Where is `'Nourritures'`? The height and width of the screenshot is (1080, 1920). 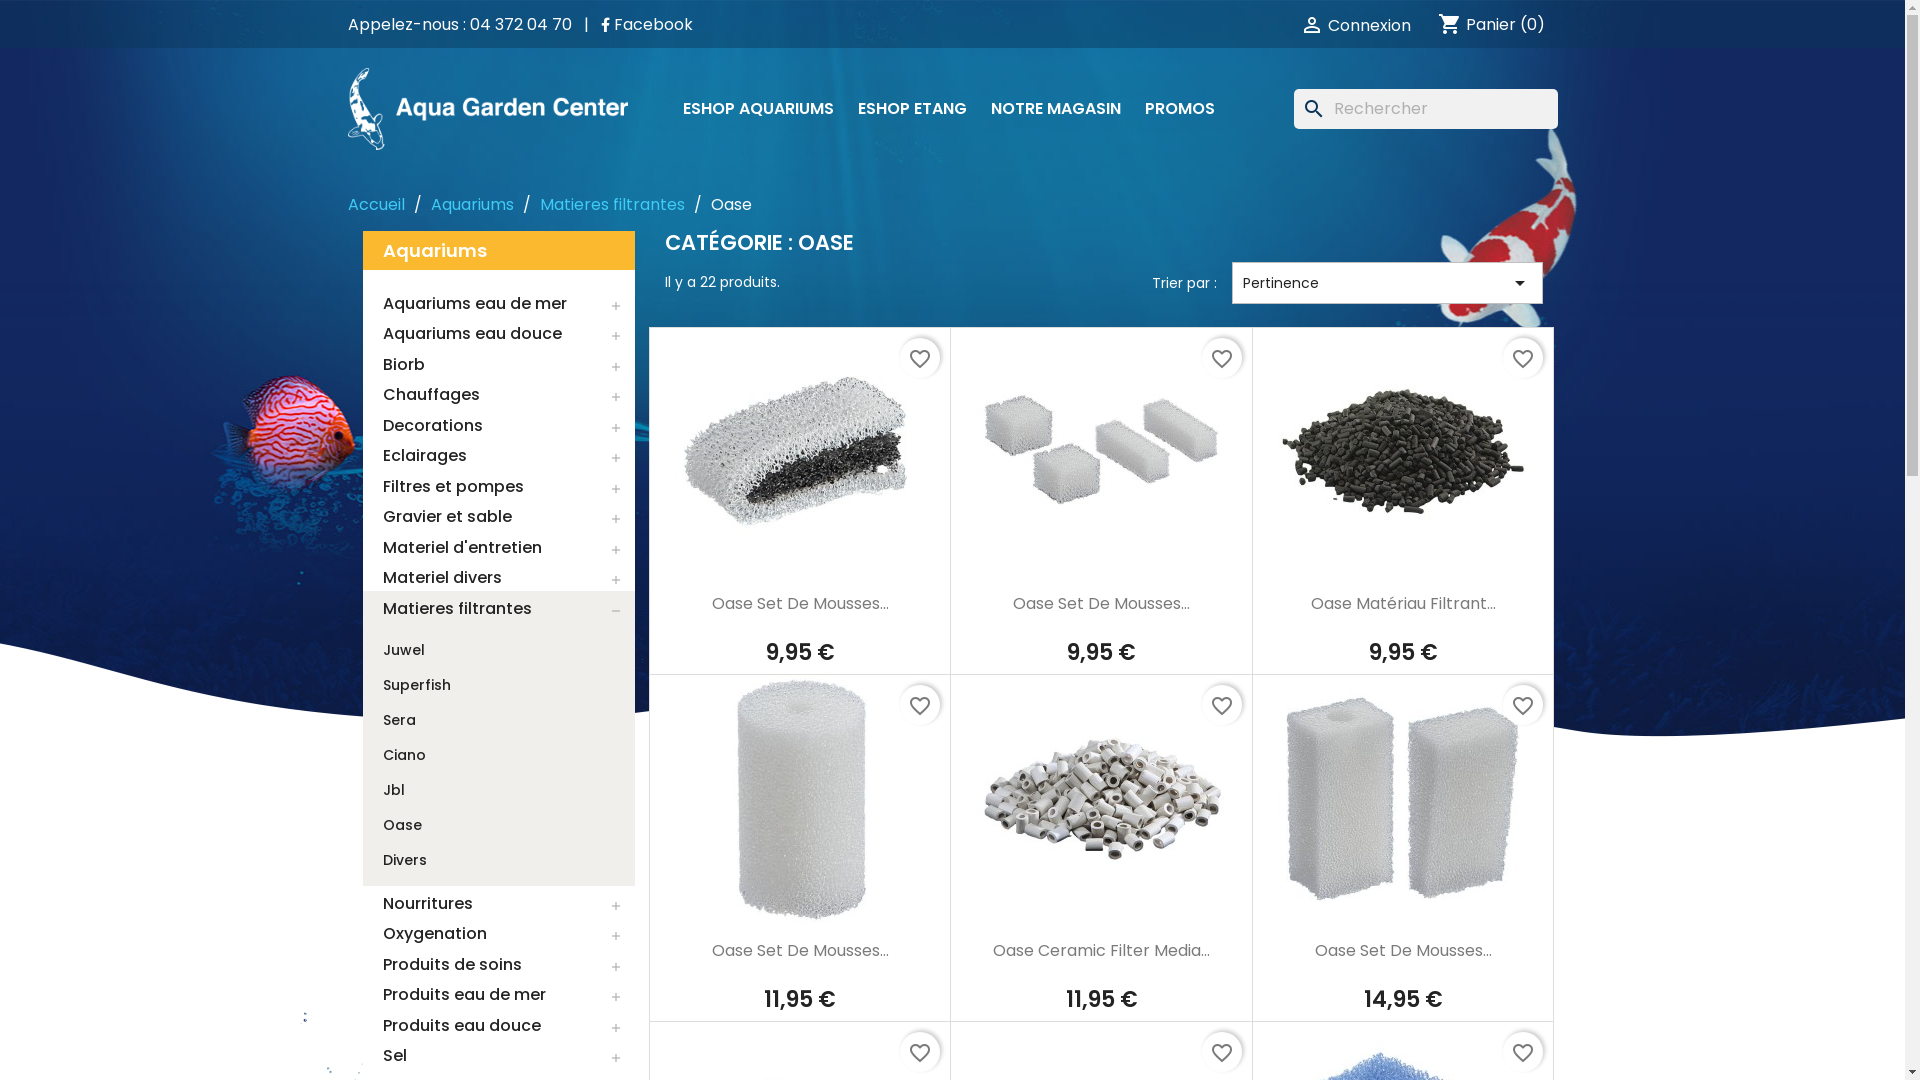 'Nourritures' is located at coordinates (361, 903).